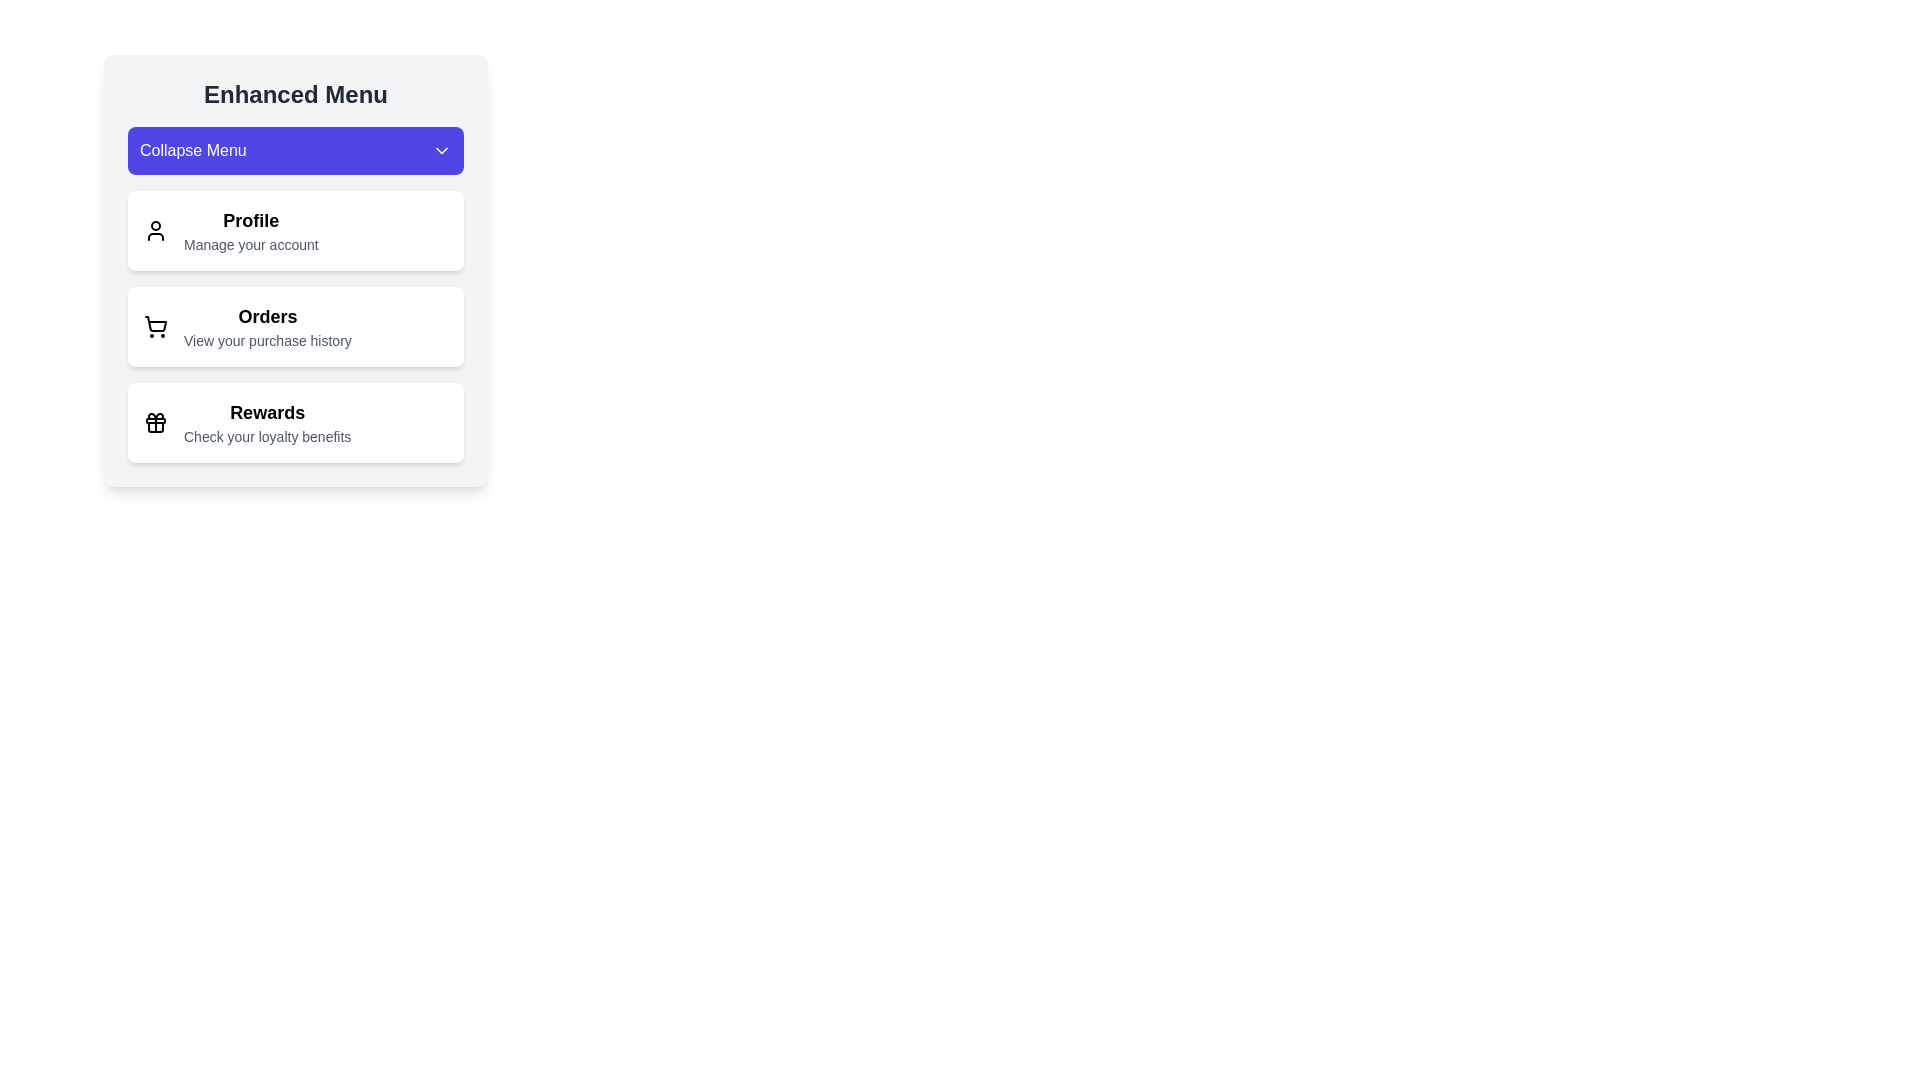  I want to click on the vector graphic of a shopping cart icon located in the second button of the vertical menu labeled 'Orders', so click(155, 323).